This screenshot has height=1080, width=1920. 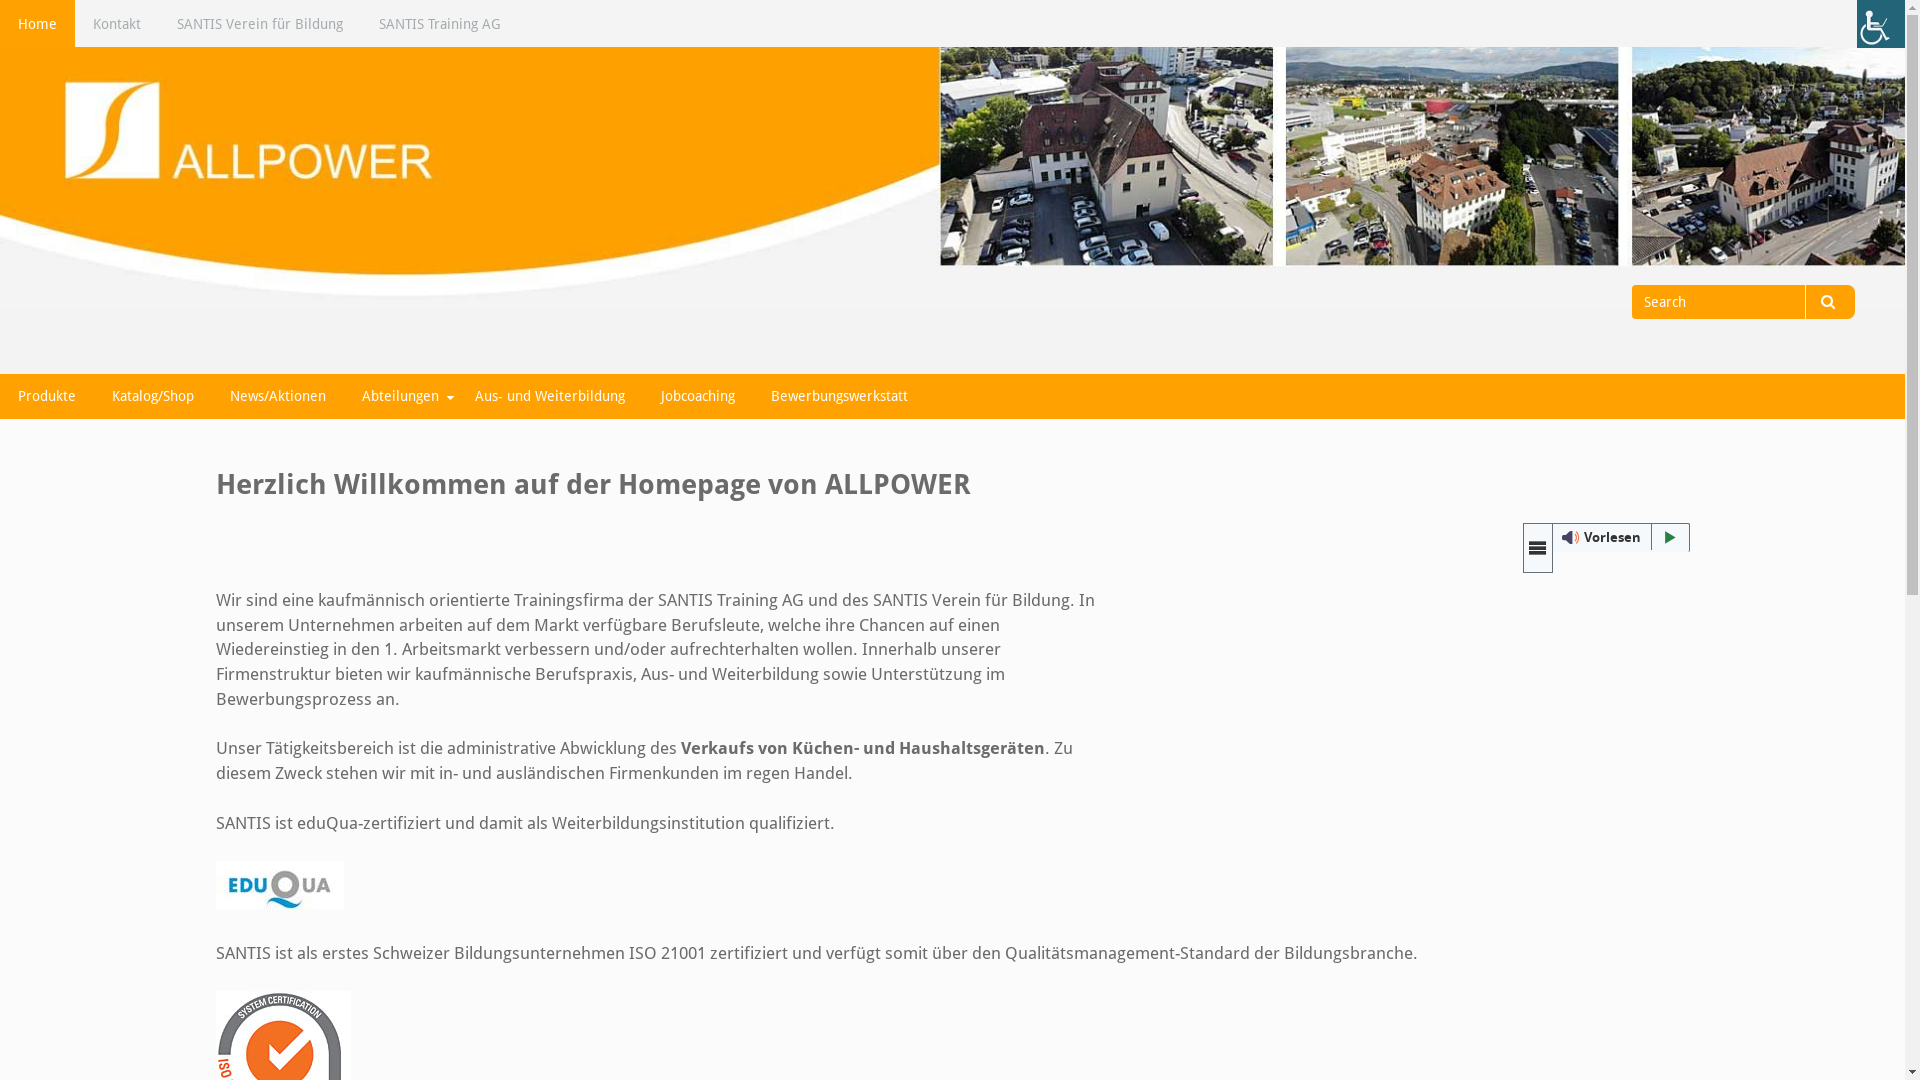 I want to click on 'Aus- und Weiterbildung', so click(x=550, y=396).